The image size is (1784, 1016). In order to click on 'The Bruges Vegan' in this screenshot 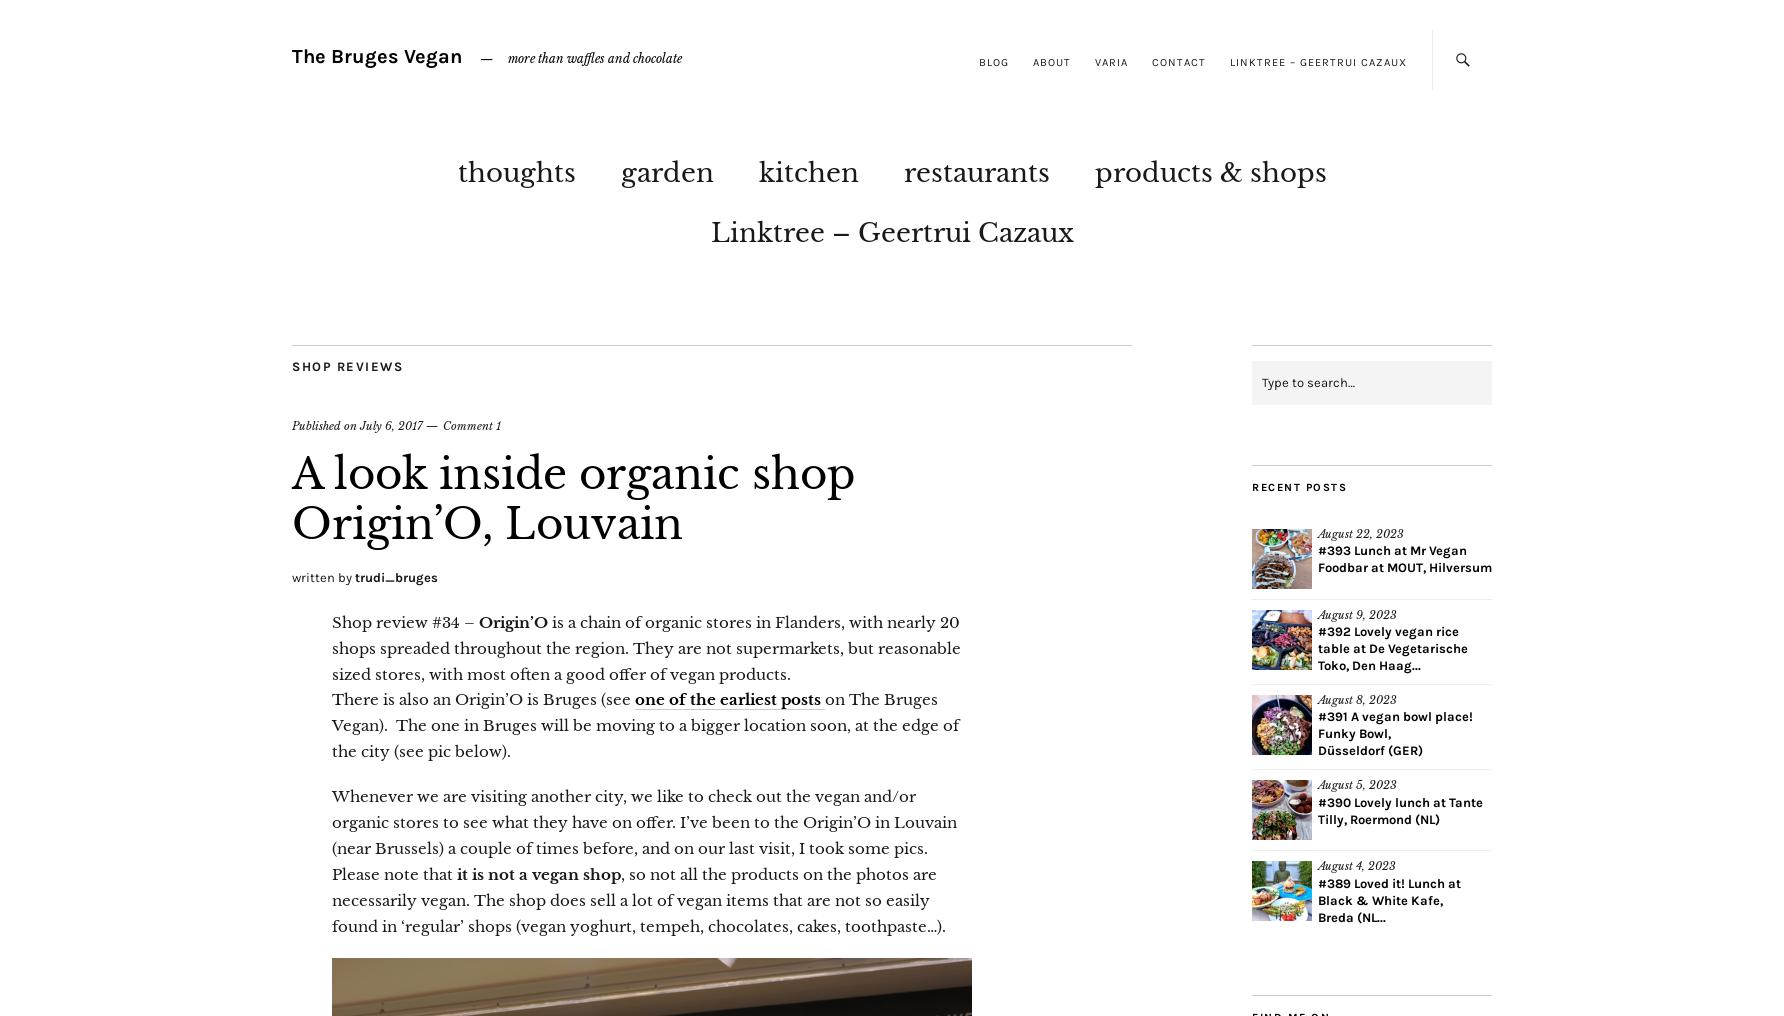, I will do `click(292, 55)`.